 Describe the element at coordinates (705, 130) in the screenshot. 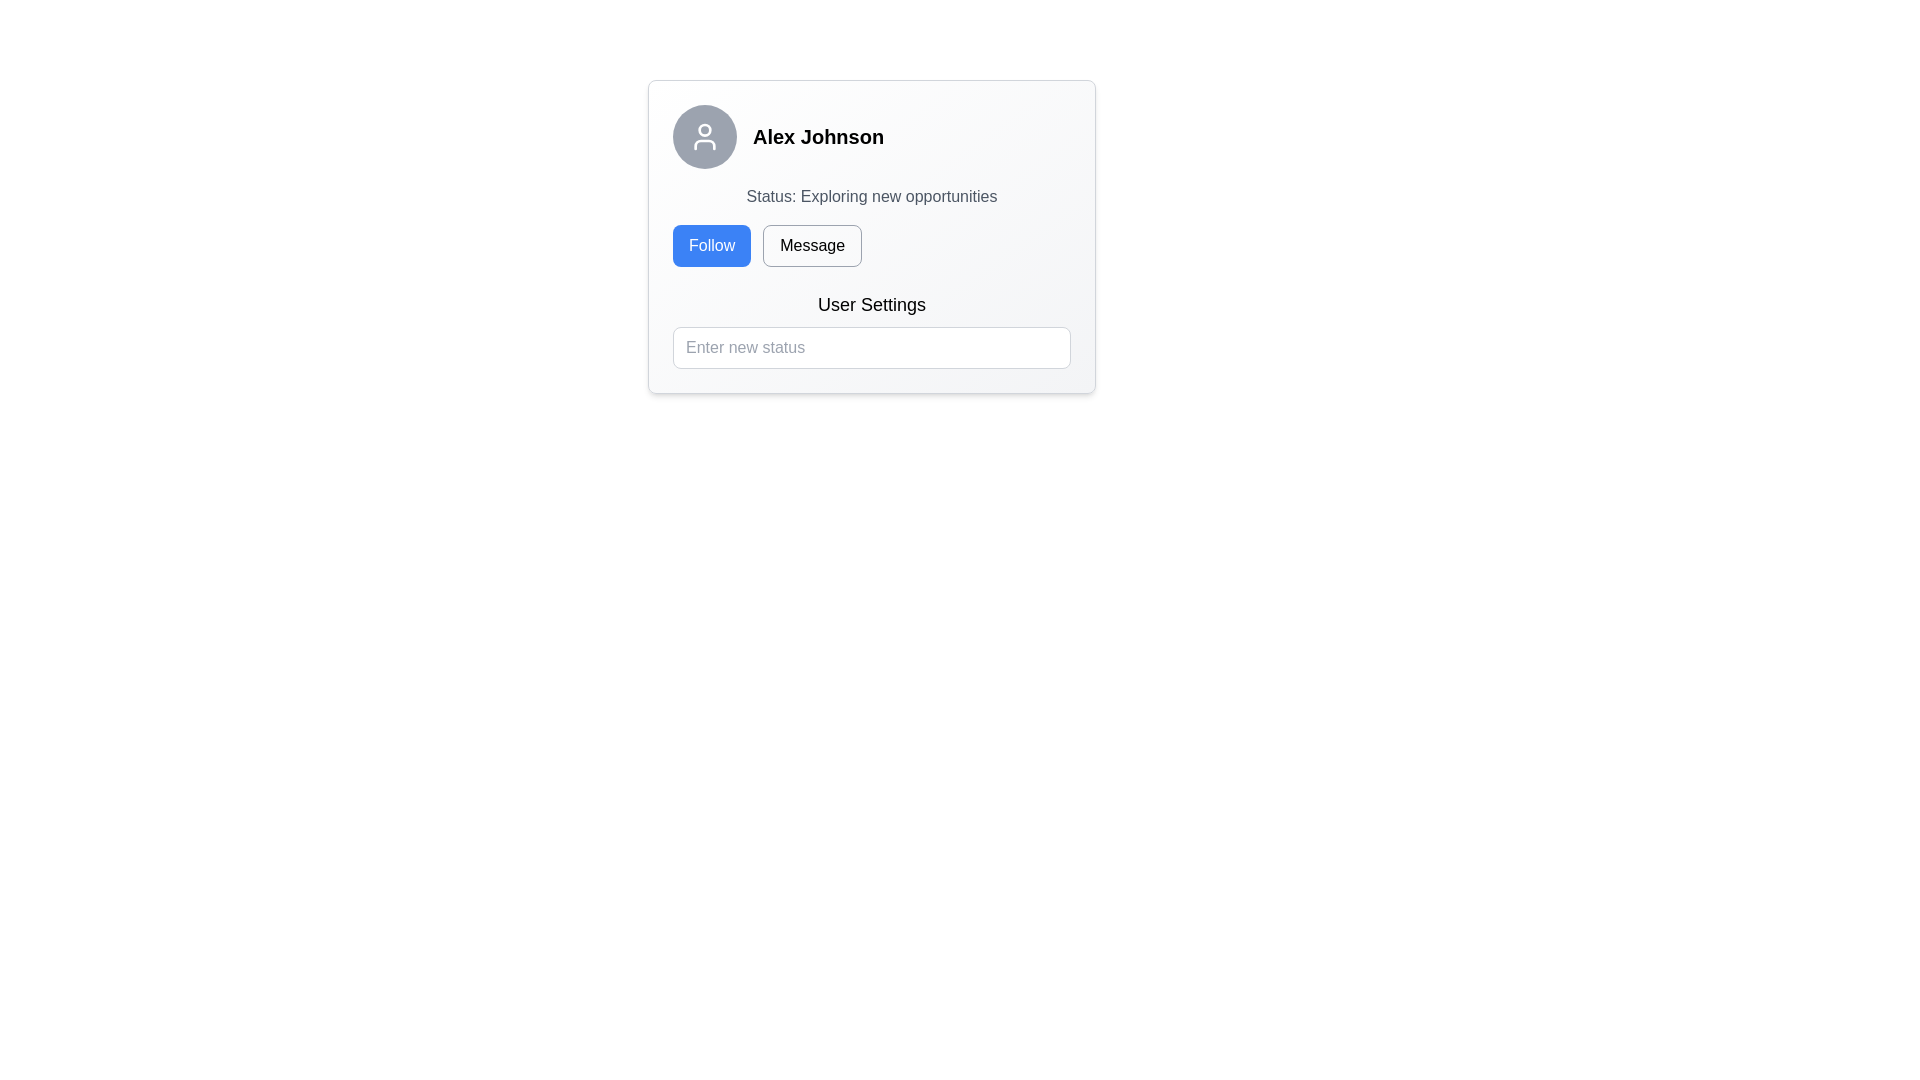

I see `the small circle located within the user profile icon at the top center of the interface card, which represents the profile of Alex Johnson` at that location.